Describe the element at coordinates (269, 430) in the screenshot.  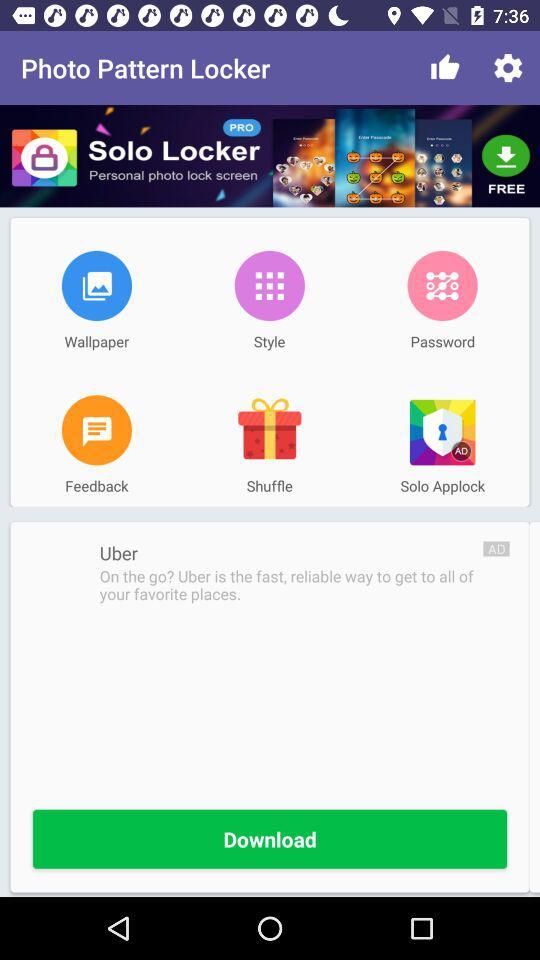
I see `item above the shuffle` at that location.